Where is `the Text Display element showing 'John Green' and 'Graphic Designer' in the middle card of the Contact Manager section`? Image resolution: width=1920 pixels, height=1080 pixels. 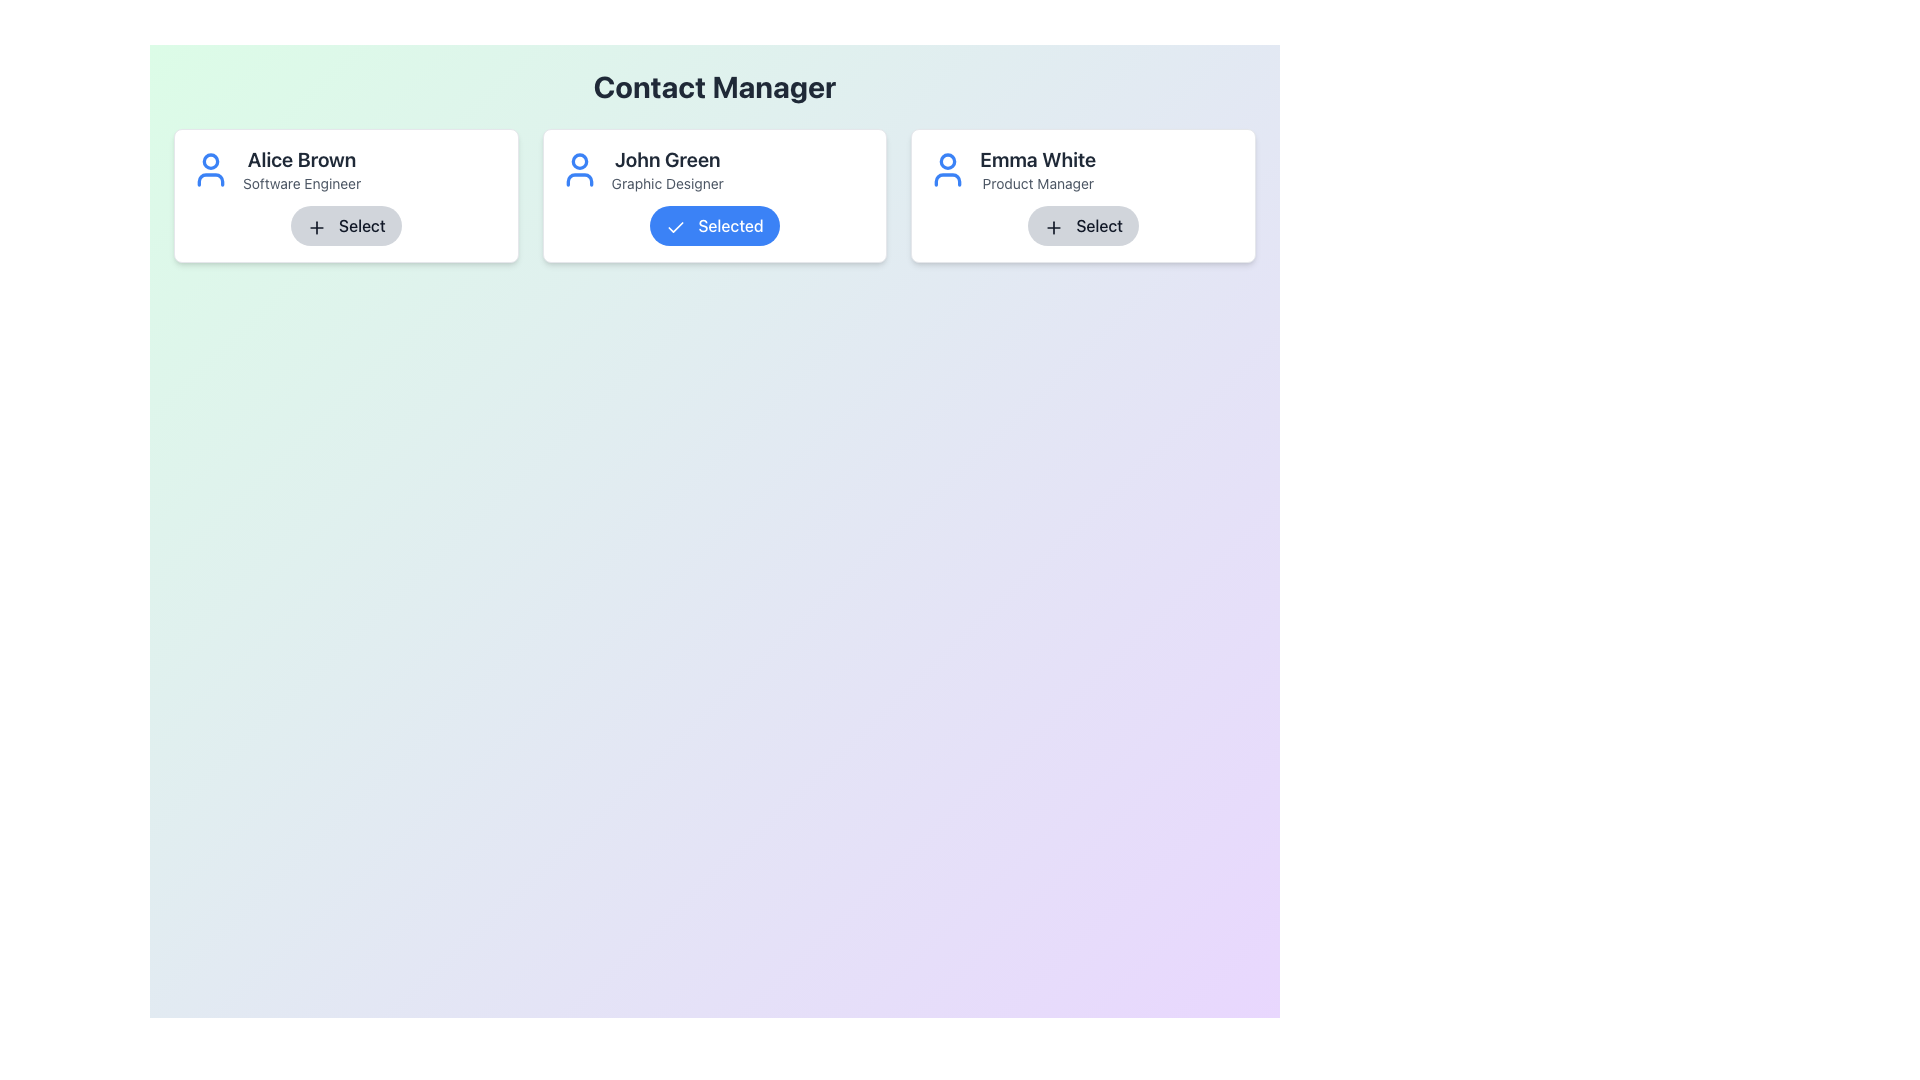 the Text Display element showing 'John Green' and 'Graphic Designer' in the middle card of the Contact Manager section is located at coordinates (667, 168).